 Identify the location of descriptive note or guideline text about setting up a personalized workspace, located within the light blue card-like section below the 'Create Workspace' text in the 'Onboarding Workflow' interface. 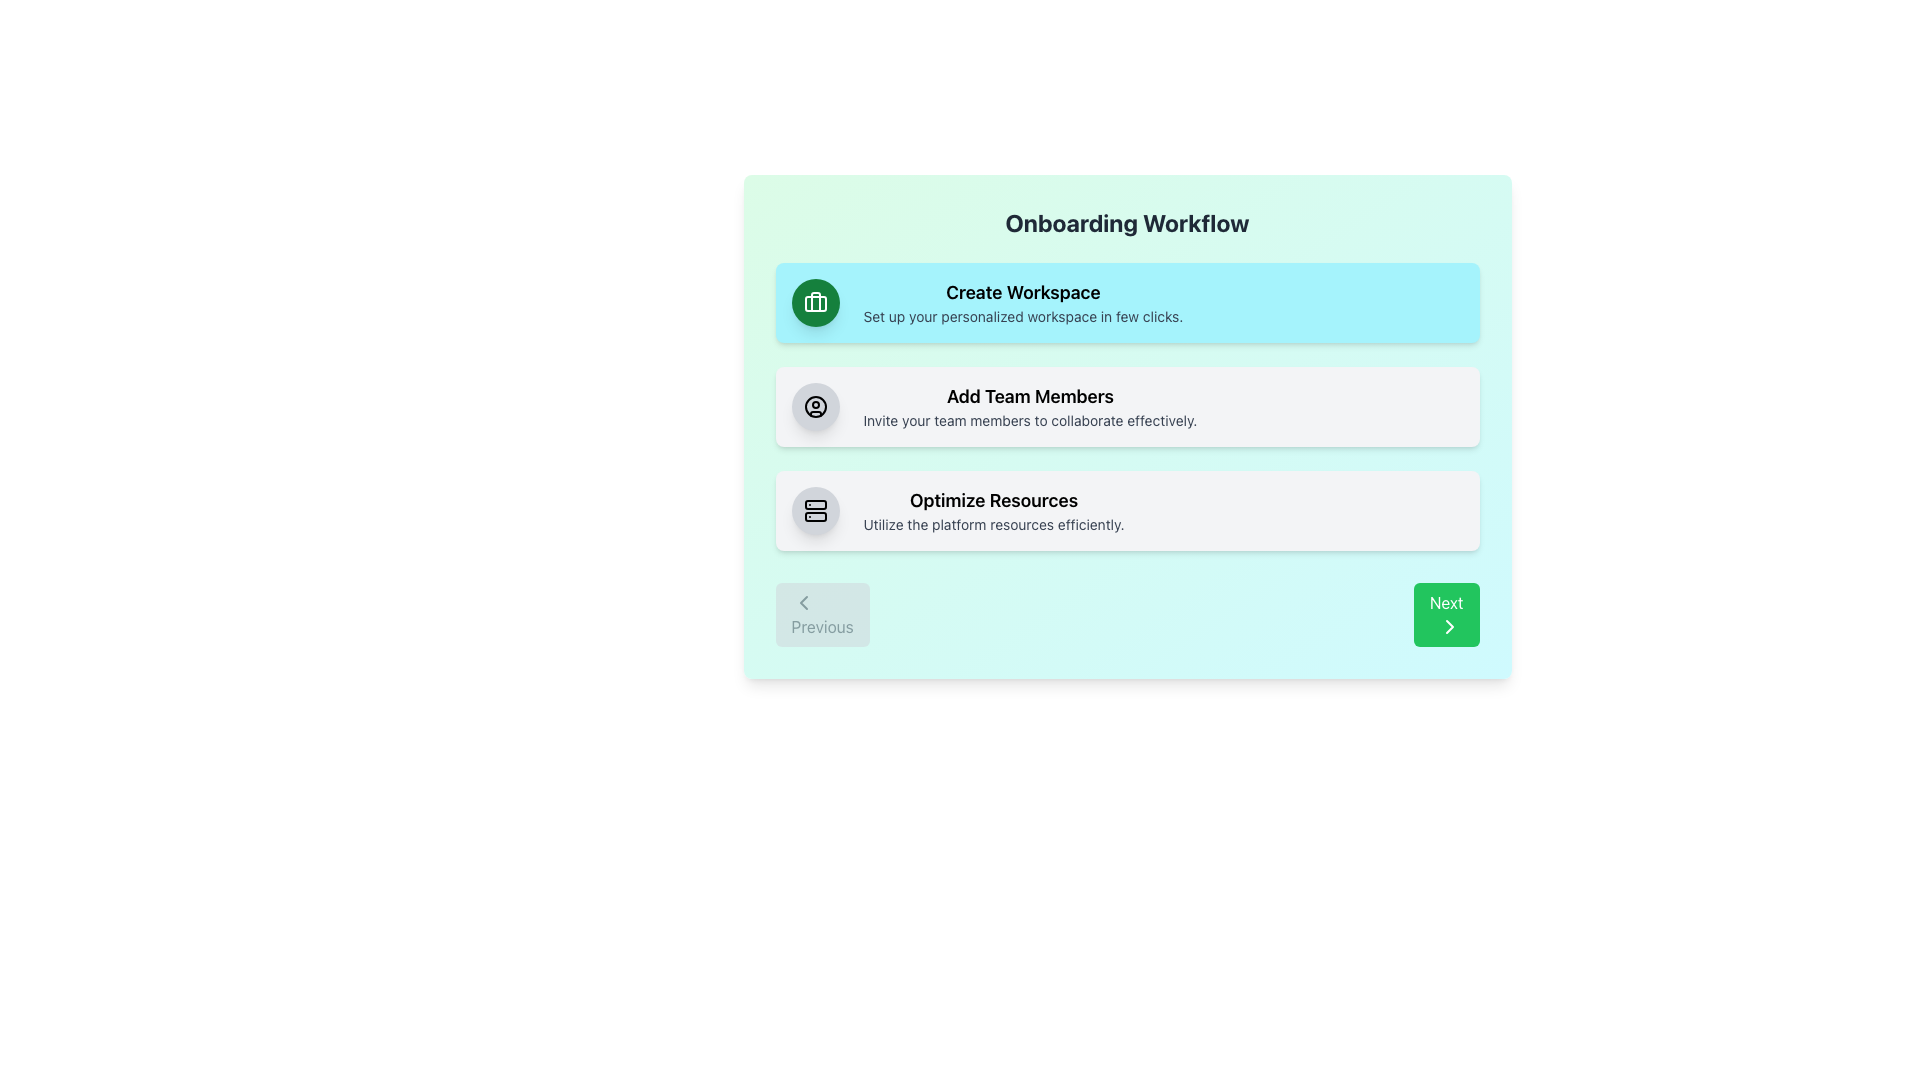
(1023, 315).